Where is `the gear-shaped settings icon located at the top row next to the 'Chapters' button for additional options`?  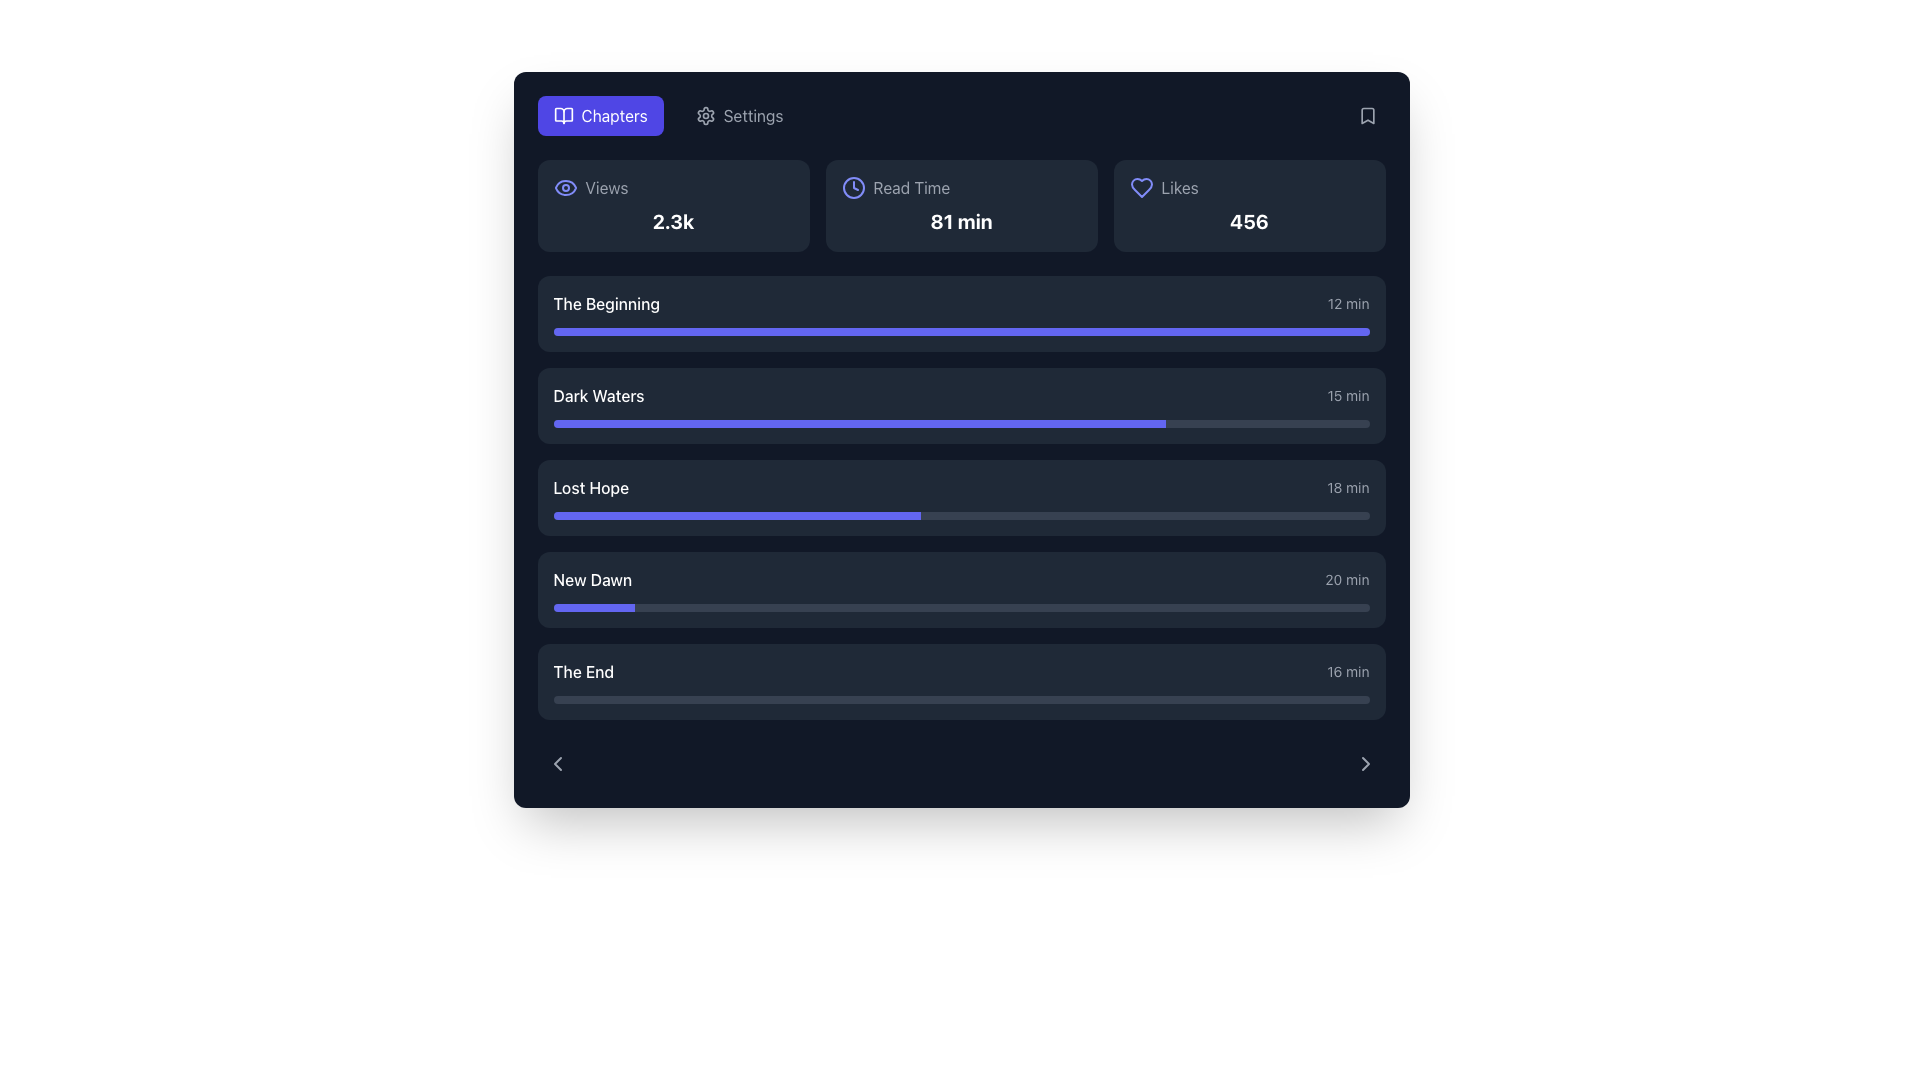 the gear-shaped settings icon located at the top row next to the 'Chapters' button for additional options is located at coordinates (705, 115).